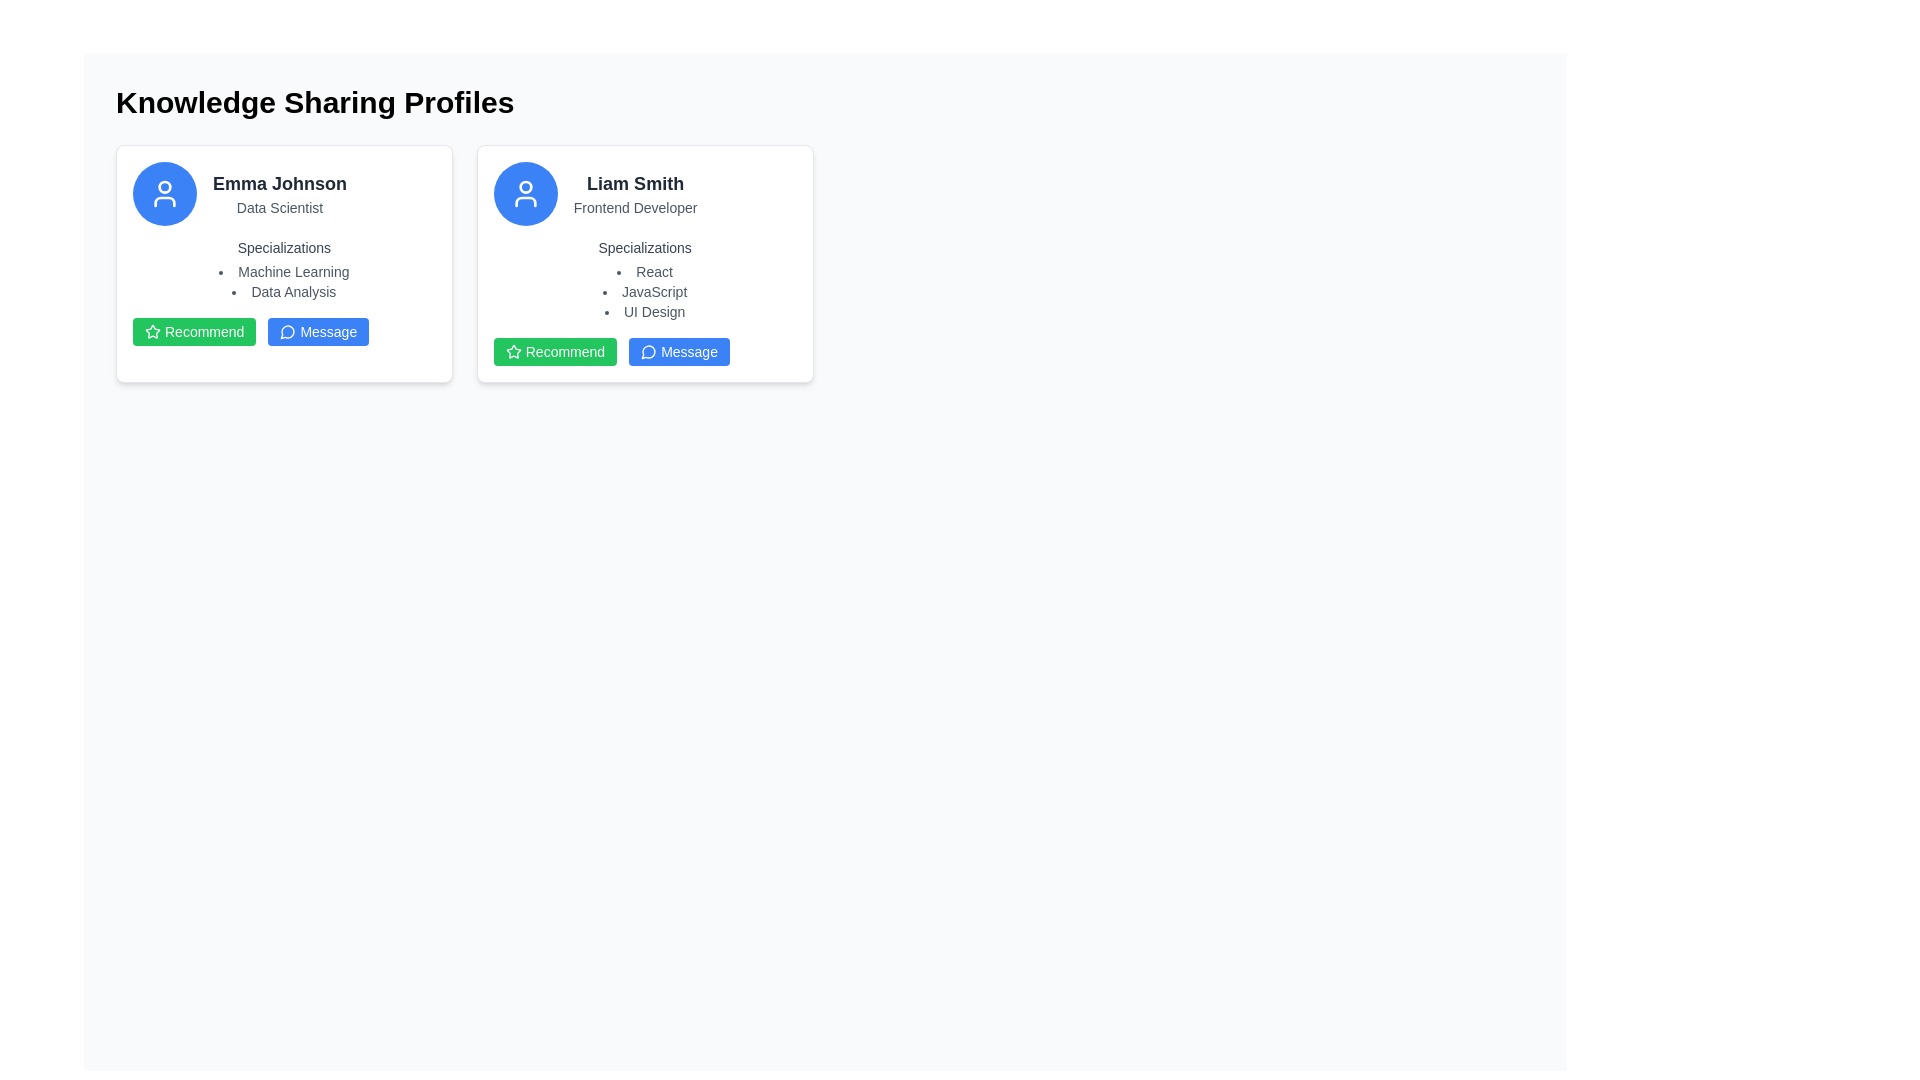 The height and width of the screenshot is (1080, 1920). I want to click on the text label component displaying the name 'Emma Johnson' and the descriptor 'Data Scientist' located in the first profile card on the left of the 'Knowledge Sharing Profiles' page, positioned below the avatar icon, so click(278, 193).